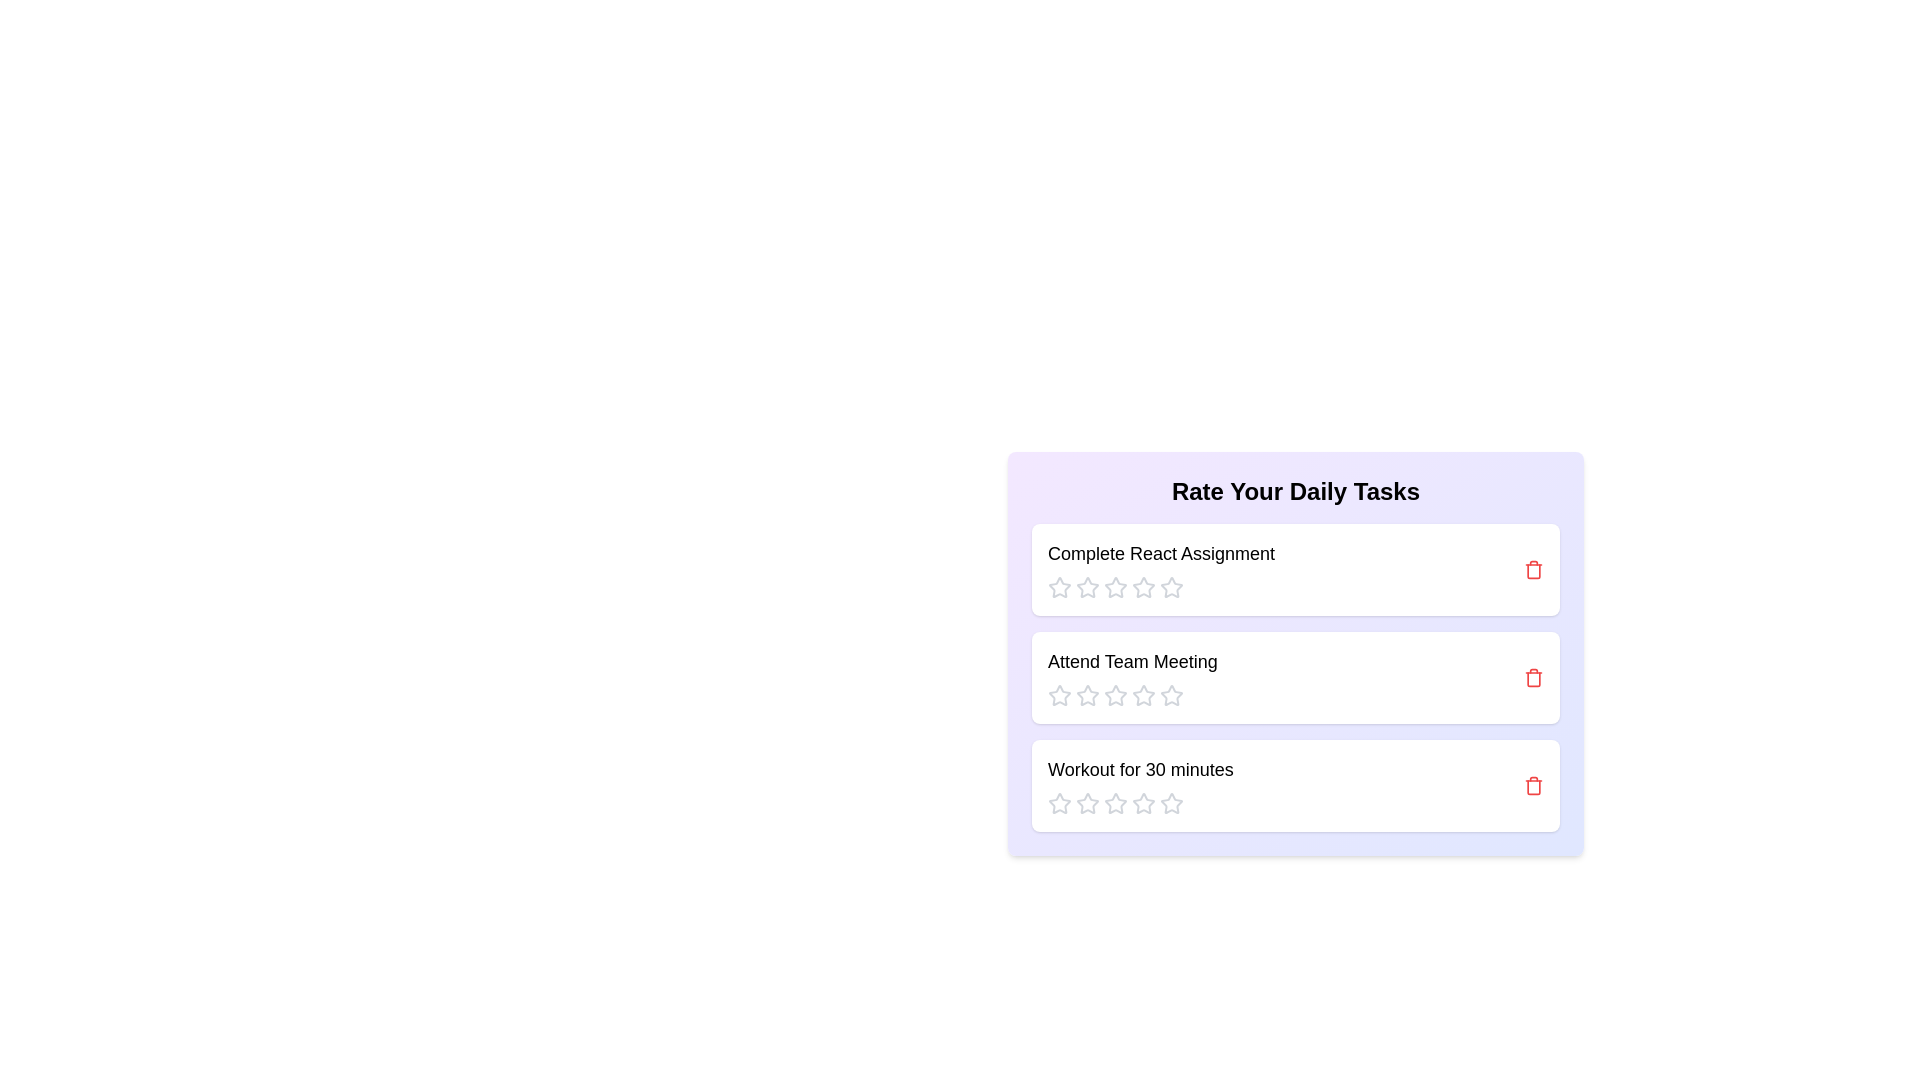 The image size is (1920, 1080). I want to click on the rating for a task to 1 stars by clicking the corresponding star icon, so click(1059, 586).